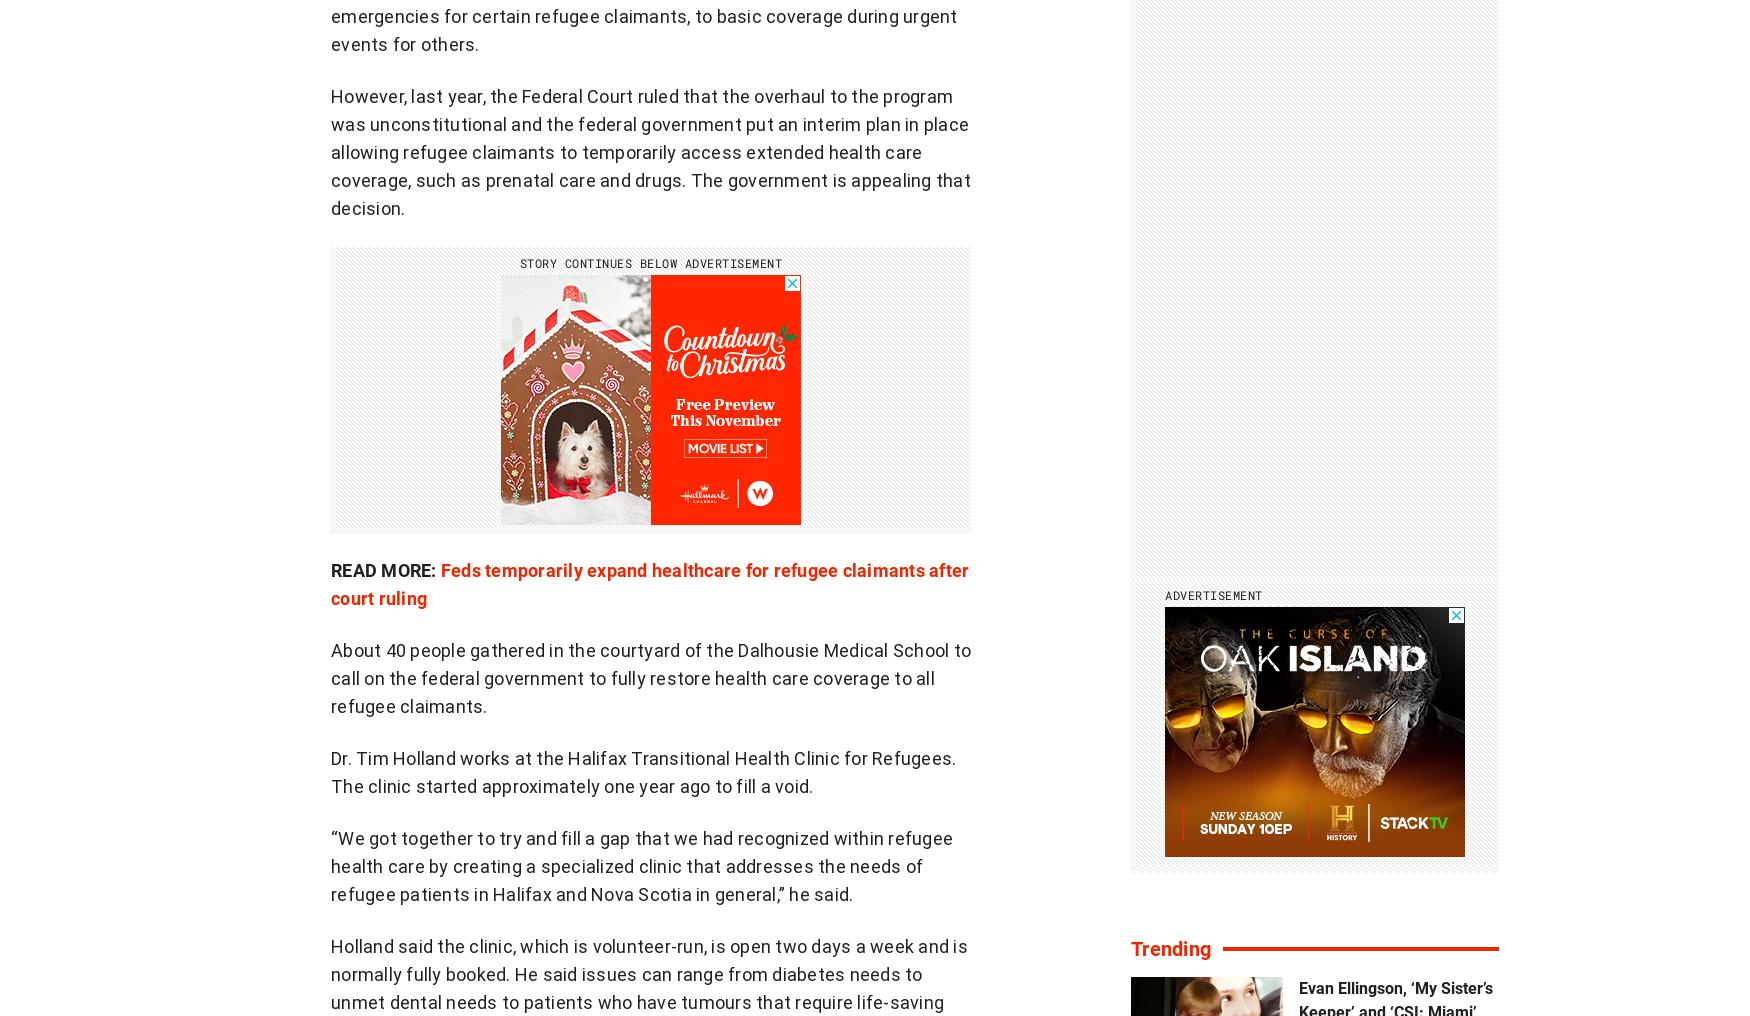  Describe the element at coordinates (931, 833) in the screenshot. I see `'Notifications'` at that location.